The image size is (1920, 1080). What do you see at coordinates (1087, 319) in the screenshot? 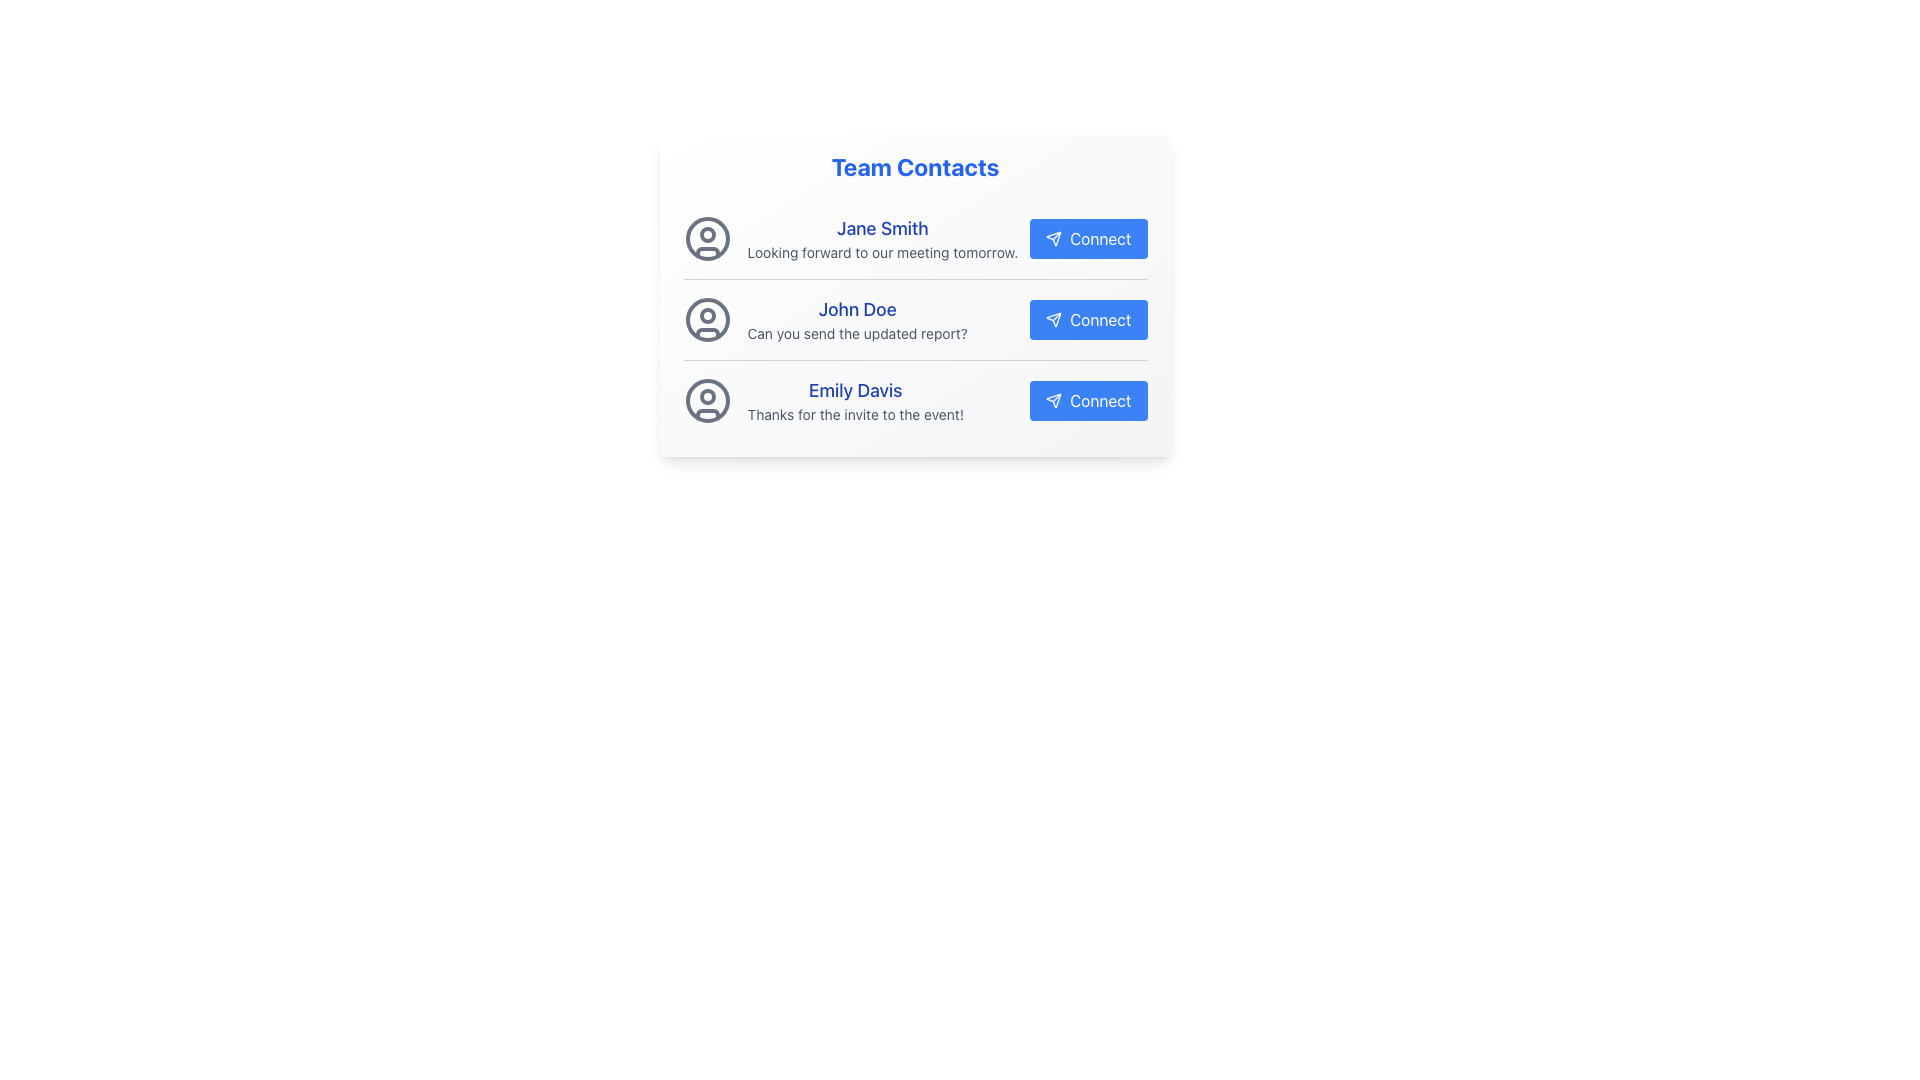
I see `the connection initiation button for 'John Doe'` at bounding box center [1087, 319].